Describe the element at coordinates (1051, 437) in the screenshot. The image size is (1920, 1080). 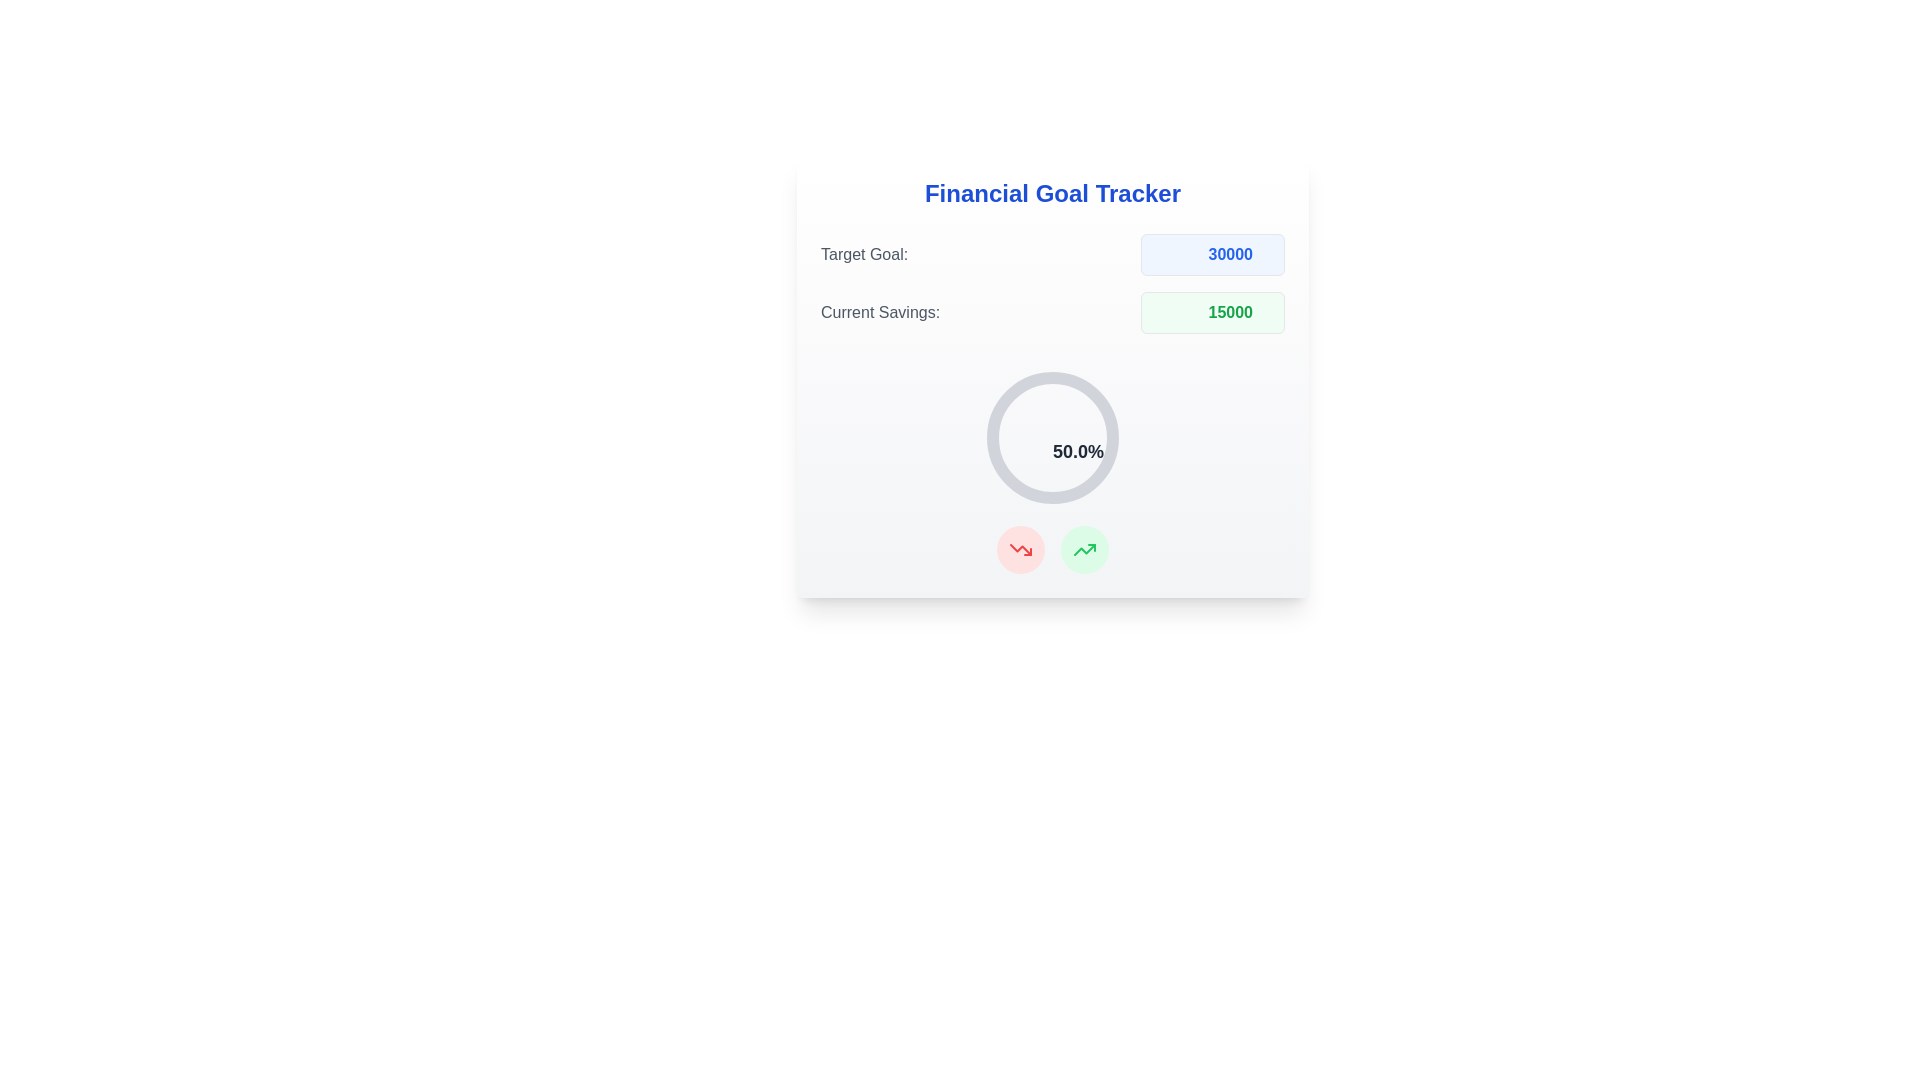
I see `the Circular Progress Indicator displaying '50.0%' in bold, centered within the circle` at that location.